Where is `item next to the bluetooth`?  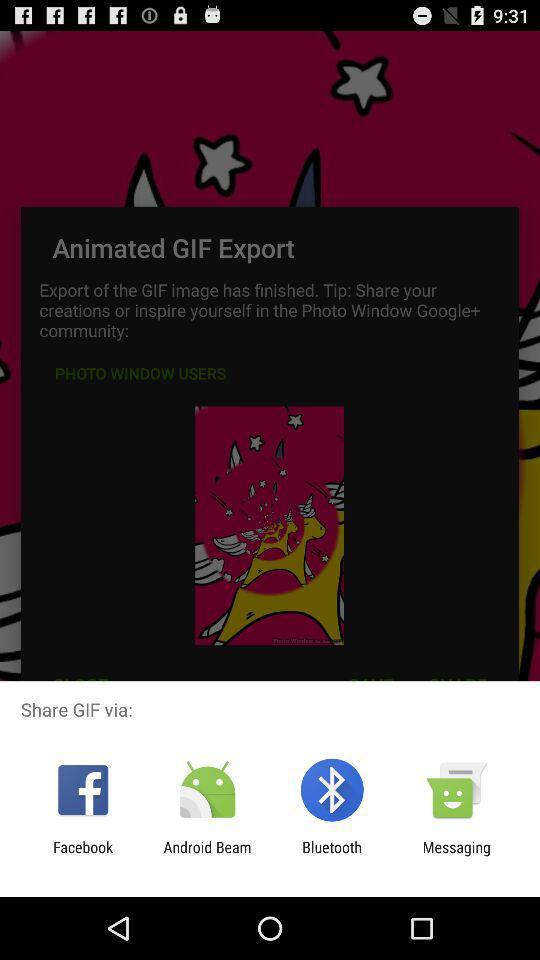 item next to the bluetooth is located at coordinates (206, 855).